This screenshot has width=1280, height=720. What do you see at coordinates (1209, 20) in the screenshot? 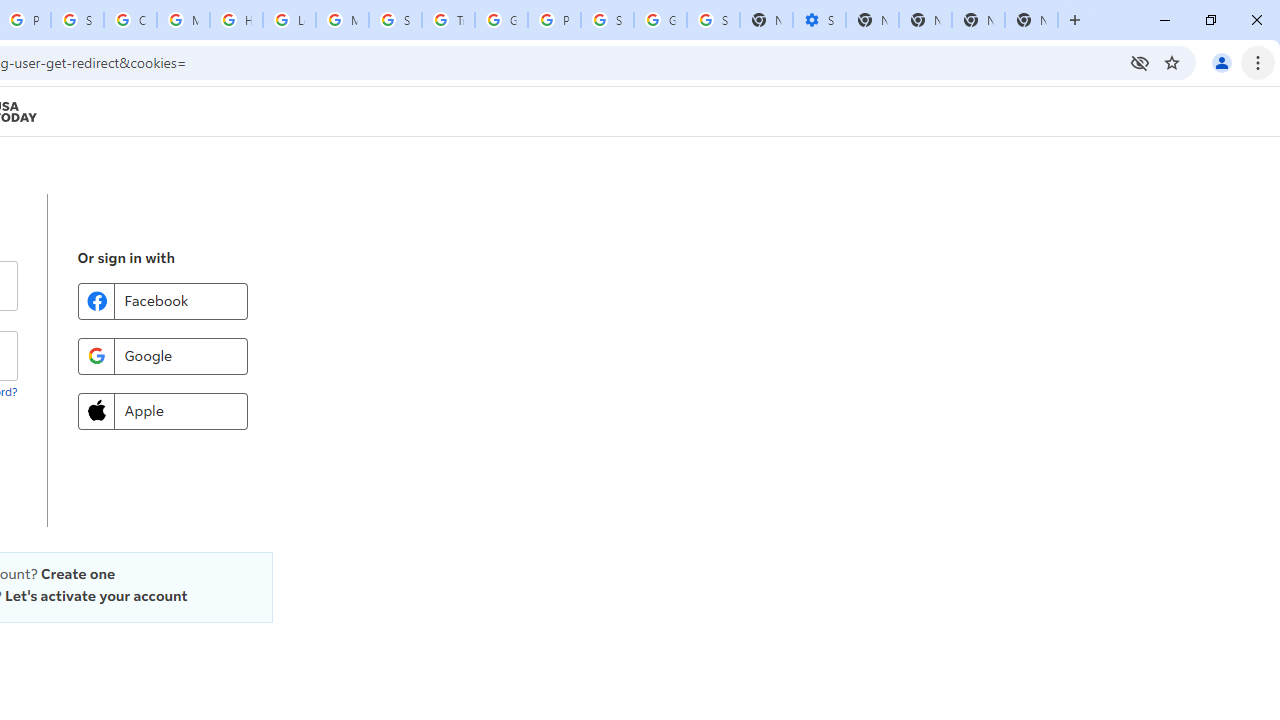
I see `'Restore'` at bounding box center [1209, 20].